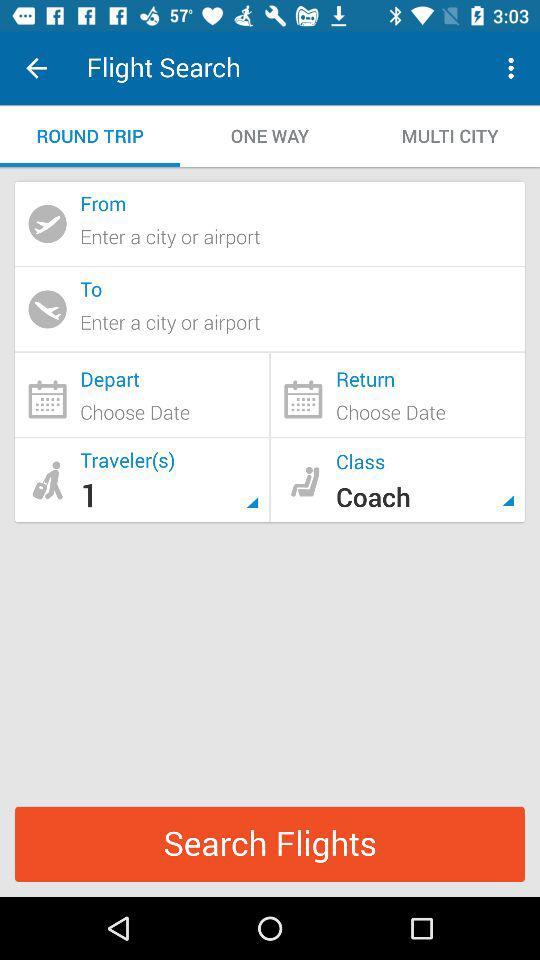 The height and width of the screenshot is (960, 540). Describe the element at coordinates (270, 135) in the screenshot. I see `the item next to multi city item` at that location.